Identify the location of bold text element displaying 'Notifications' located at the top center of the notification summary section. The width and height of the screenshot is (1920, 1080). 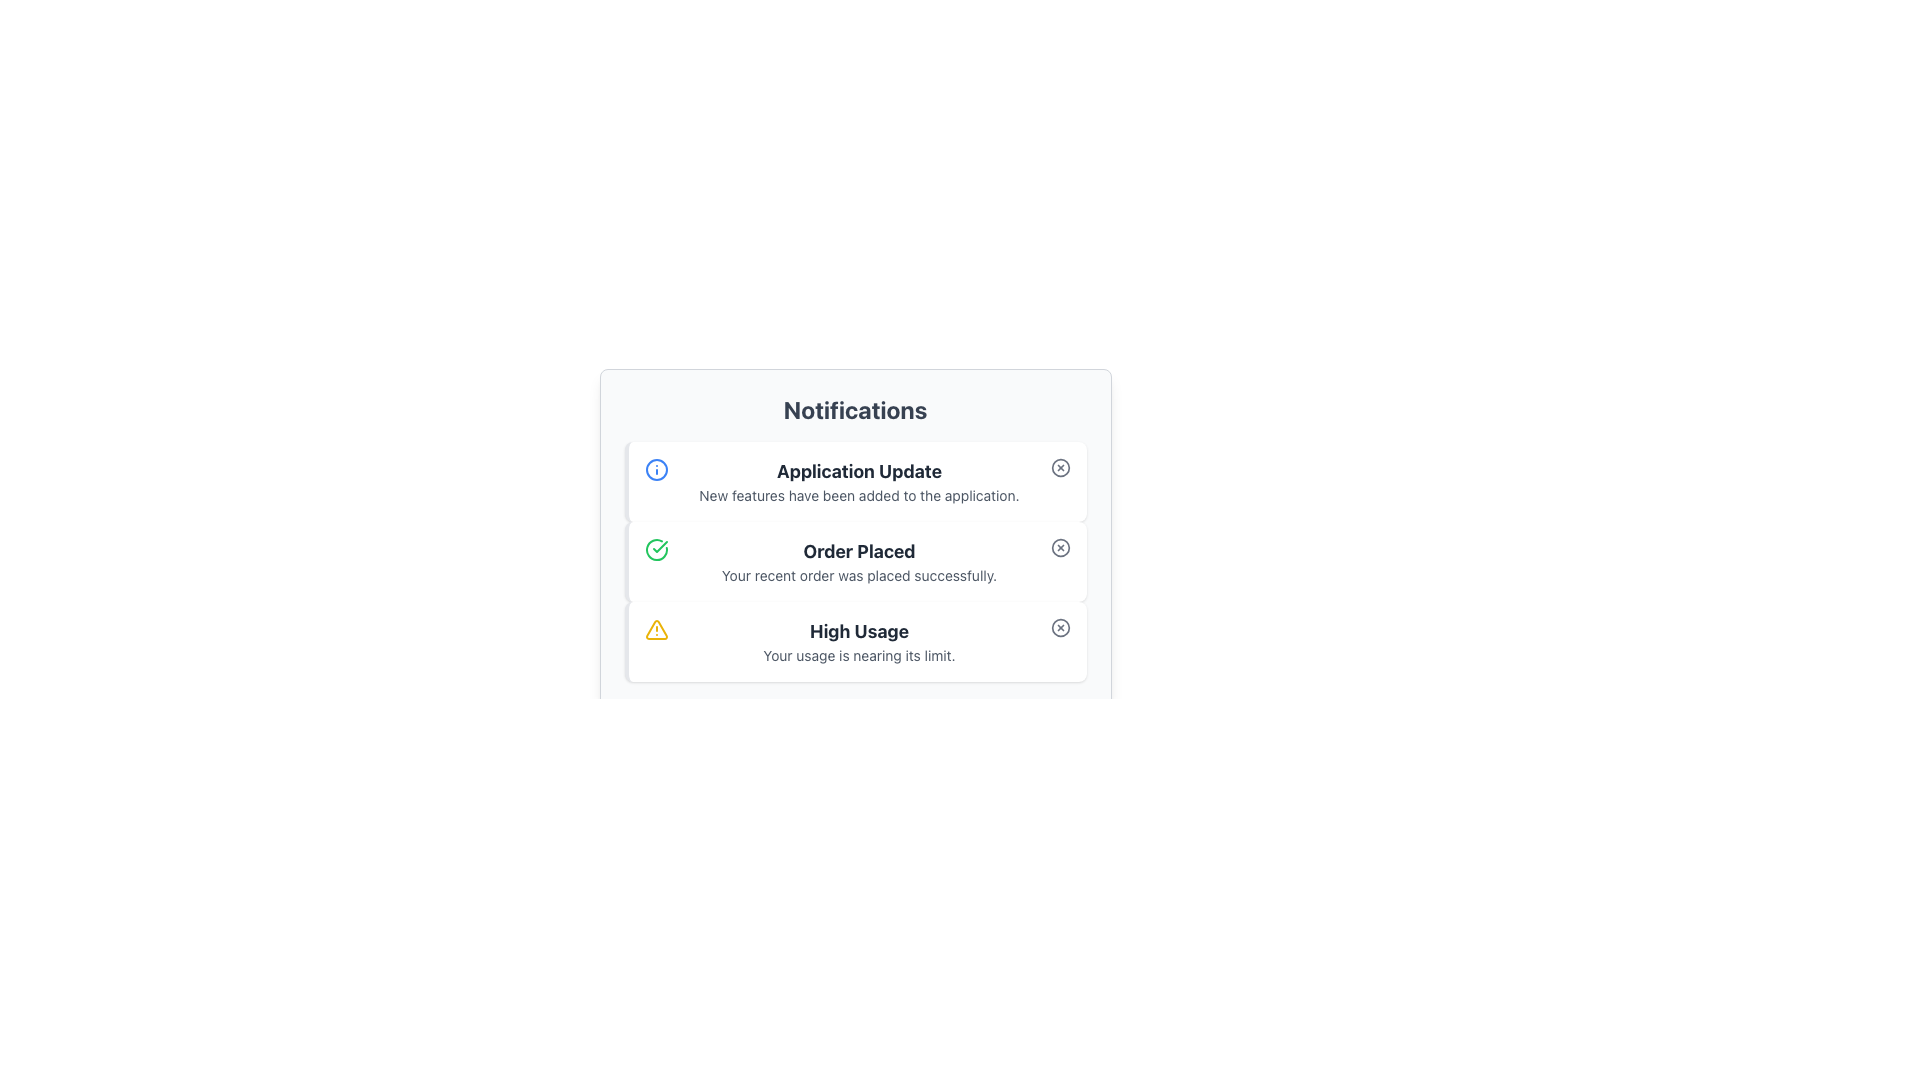
(855, 408).